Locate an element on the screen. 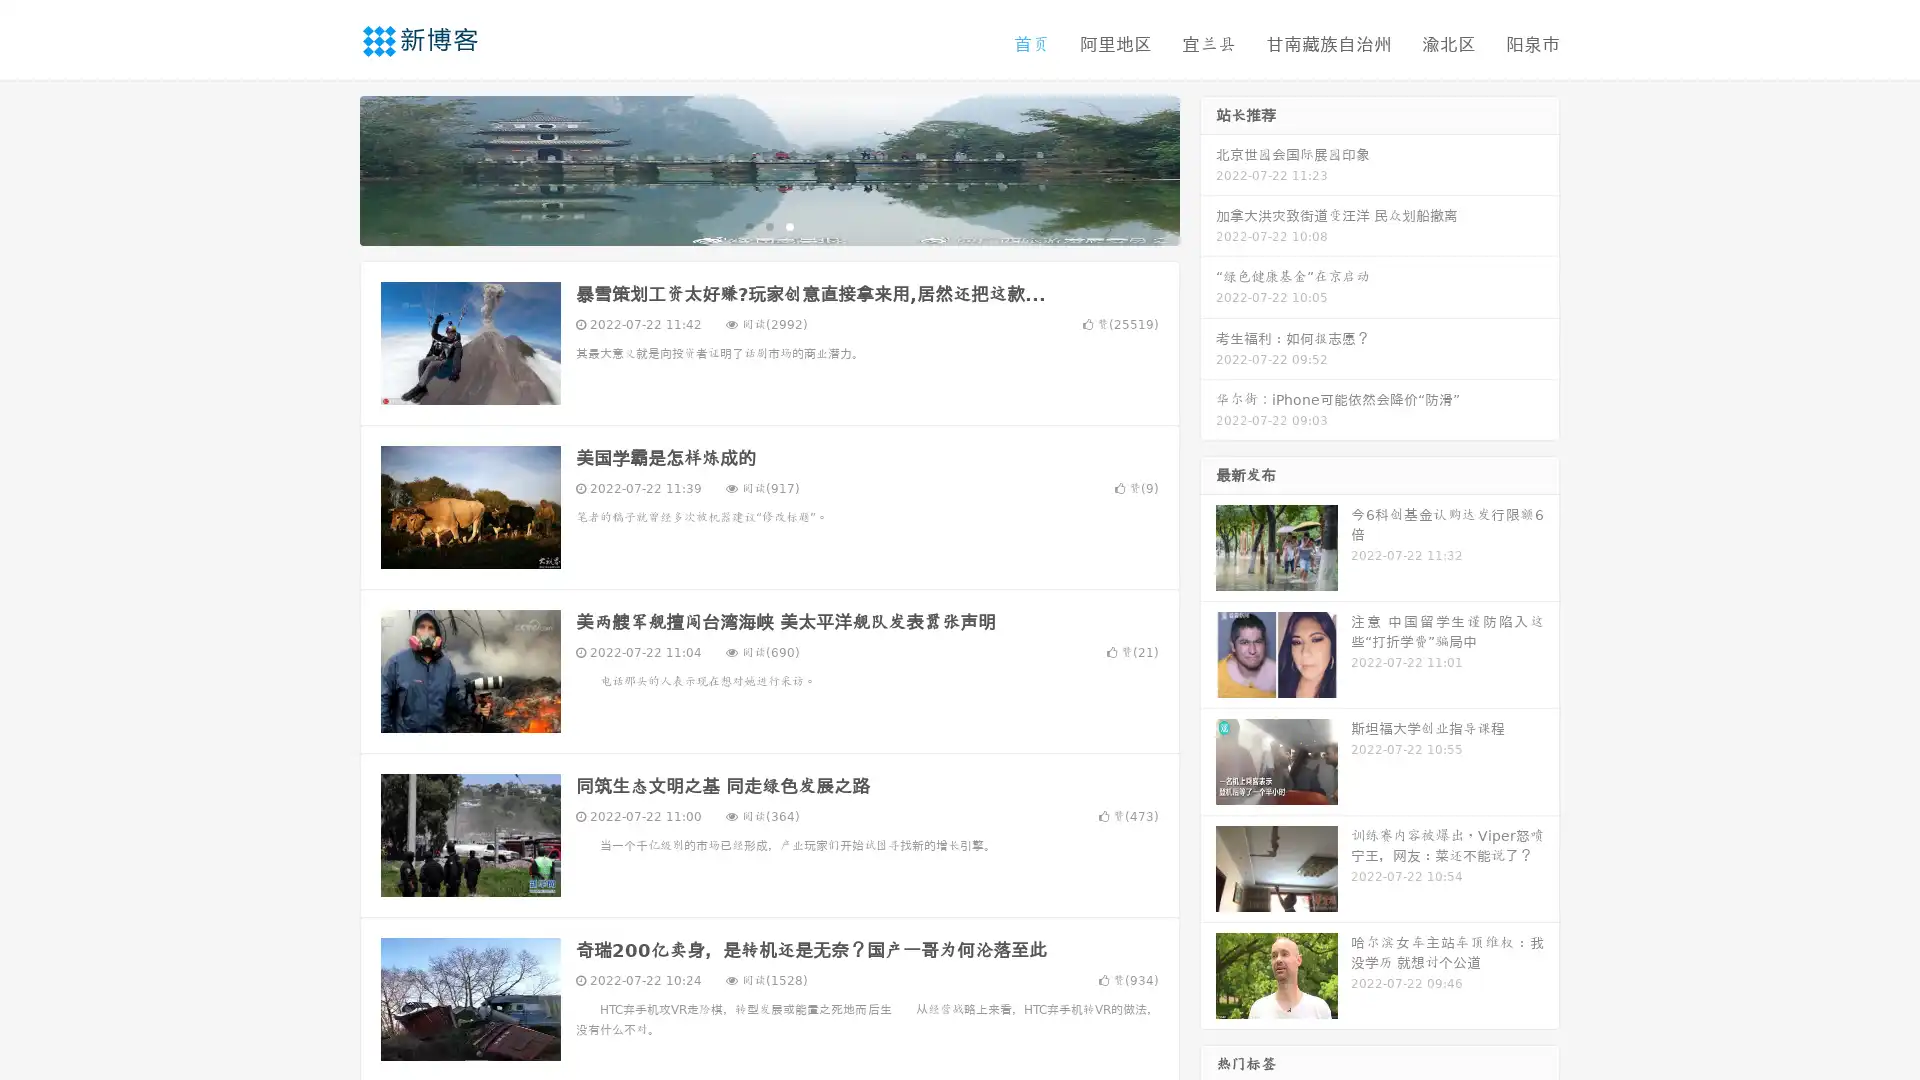 Image resolution: width=1920 pixels, height=1080 pixels. Go to slide 3 is located at coordinates (789, 225).